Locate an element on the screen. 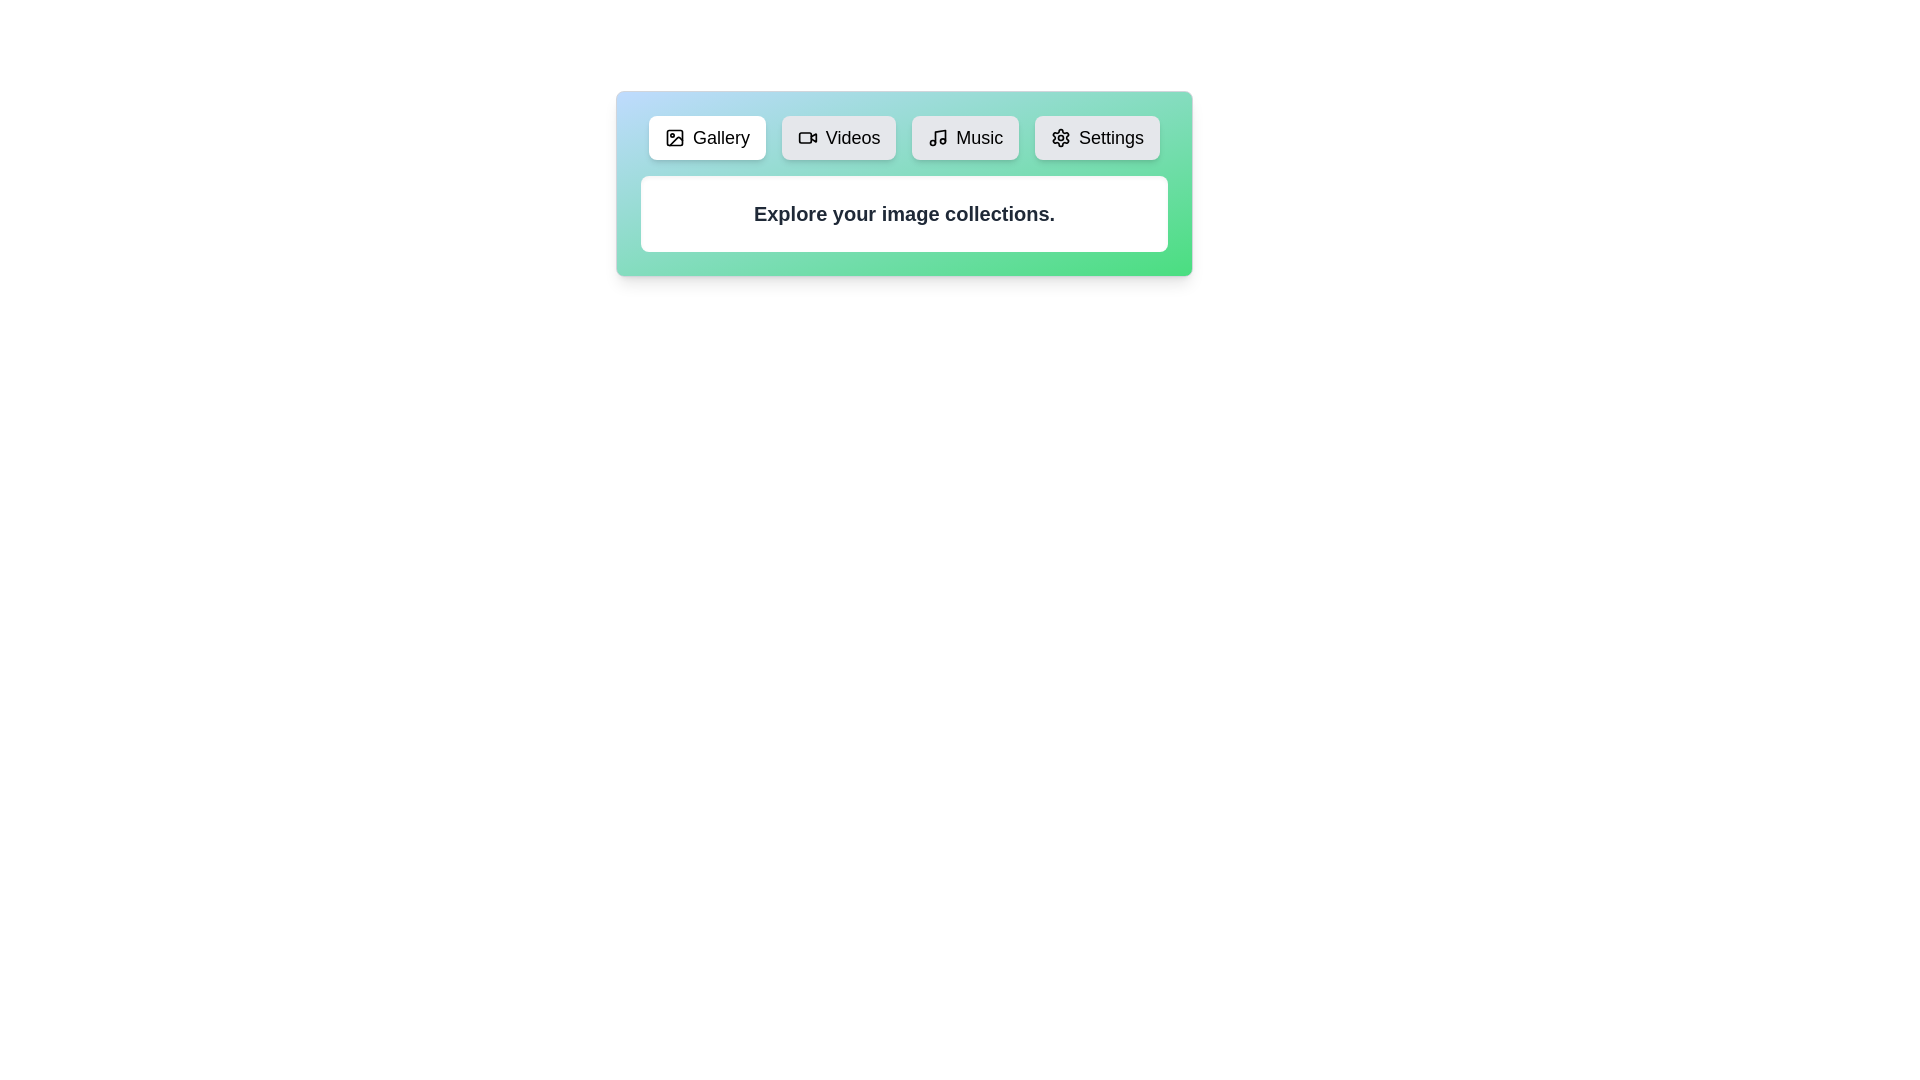 This screenshot has width=1920, height=1080. the tab labeled Music to view its content is located at coordinates (965, 137).